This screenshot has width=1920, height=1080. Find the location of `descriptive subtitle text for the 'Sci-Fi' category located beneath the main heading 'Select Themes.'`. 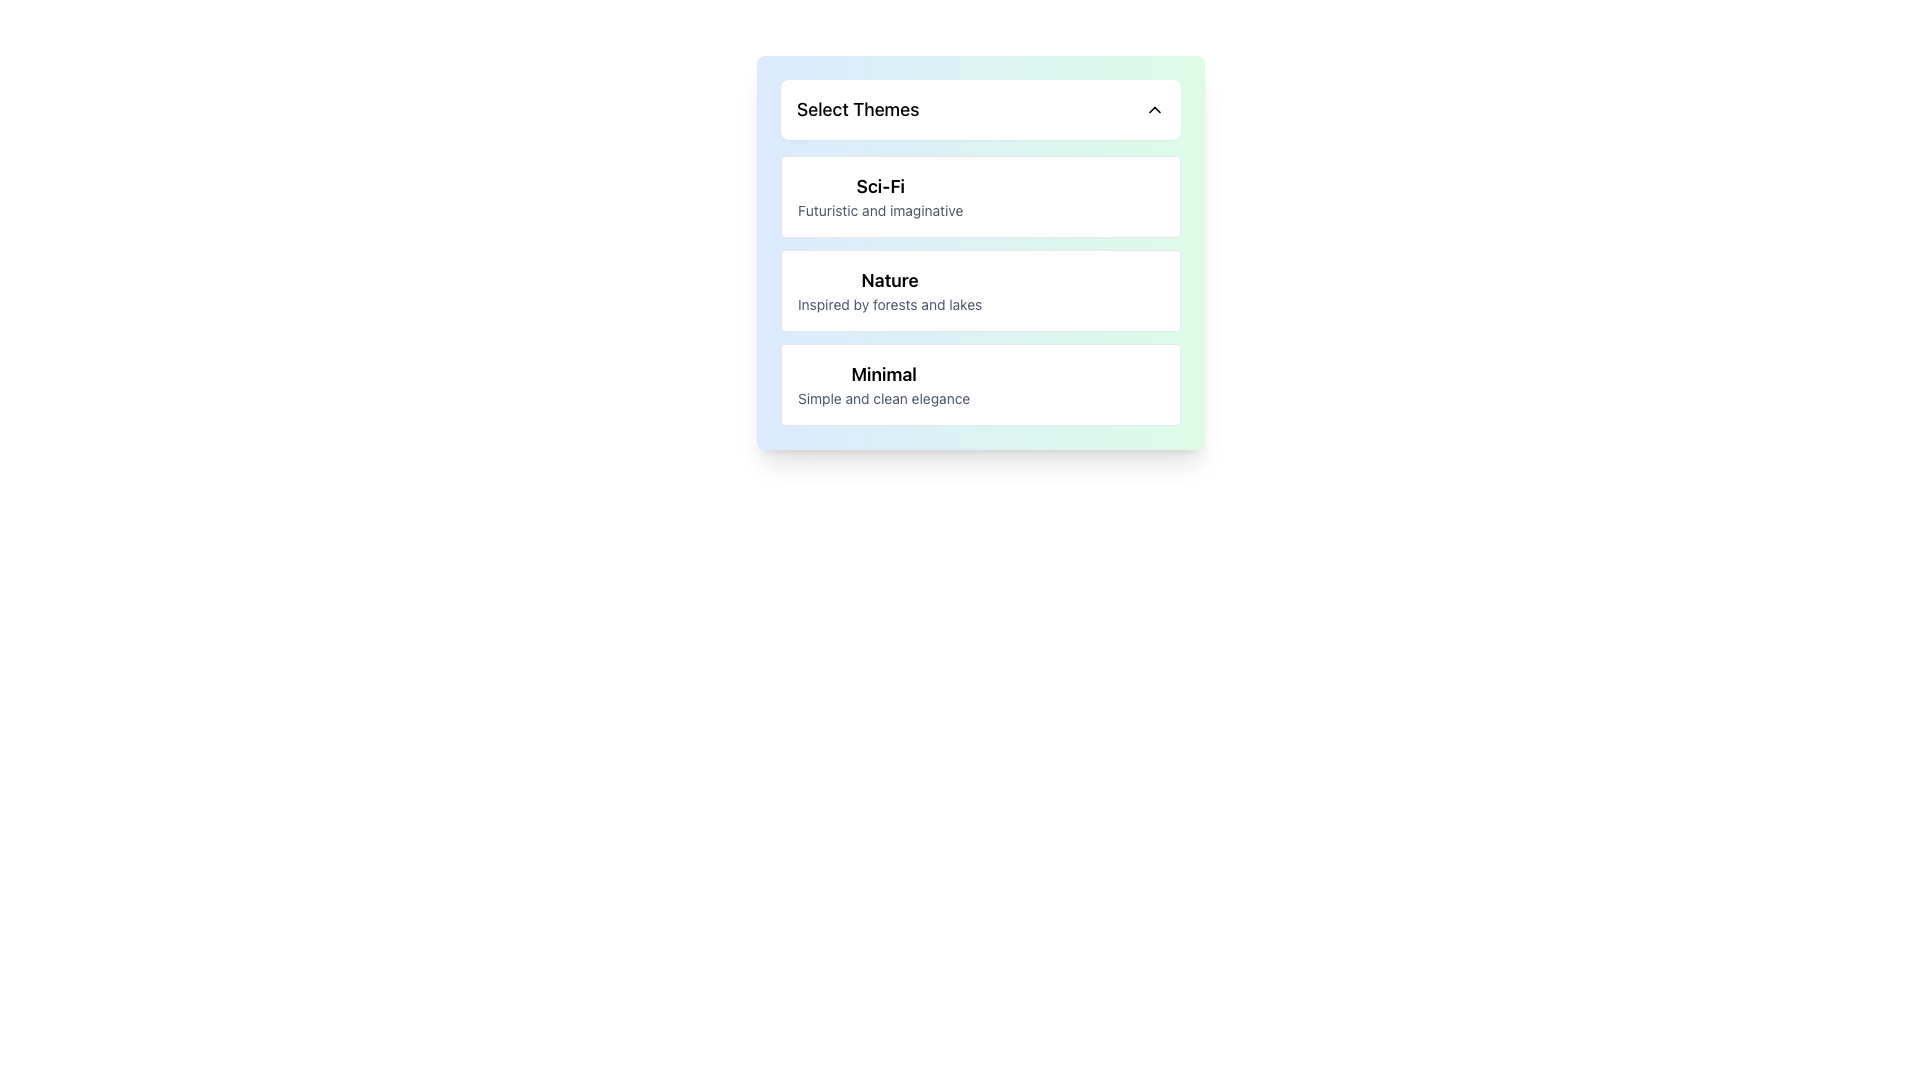

descriptive subtitle text for the 'Sci-Fi' category located beneath the main heading 'Select Themes.' is located at coordinates (880, 211).